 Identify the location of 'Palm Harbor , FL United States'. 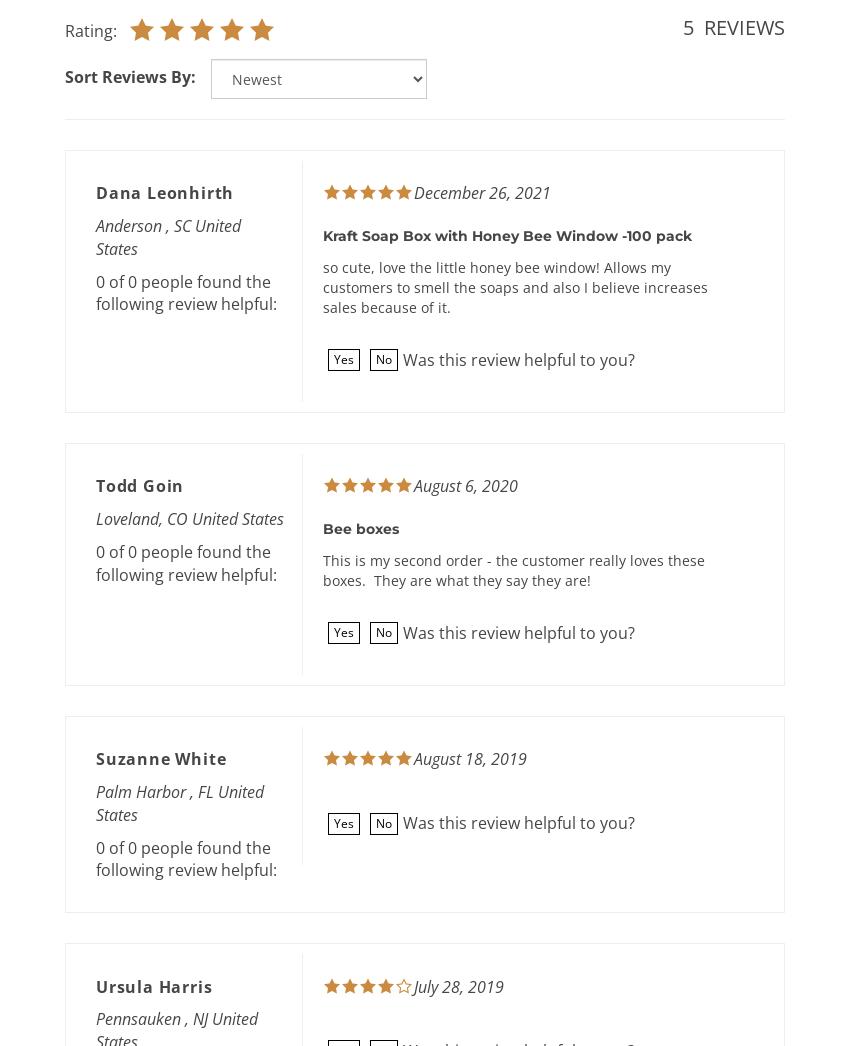
(179, 802).